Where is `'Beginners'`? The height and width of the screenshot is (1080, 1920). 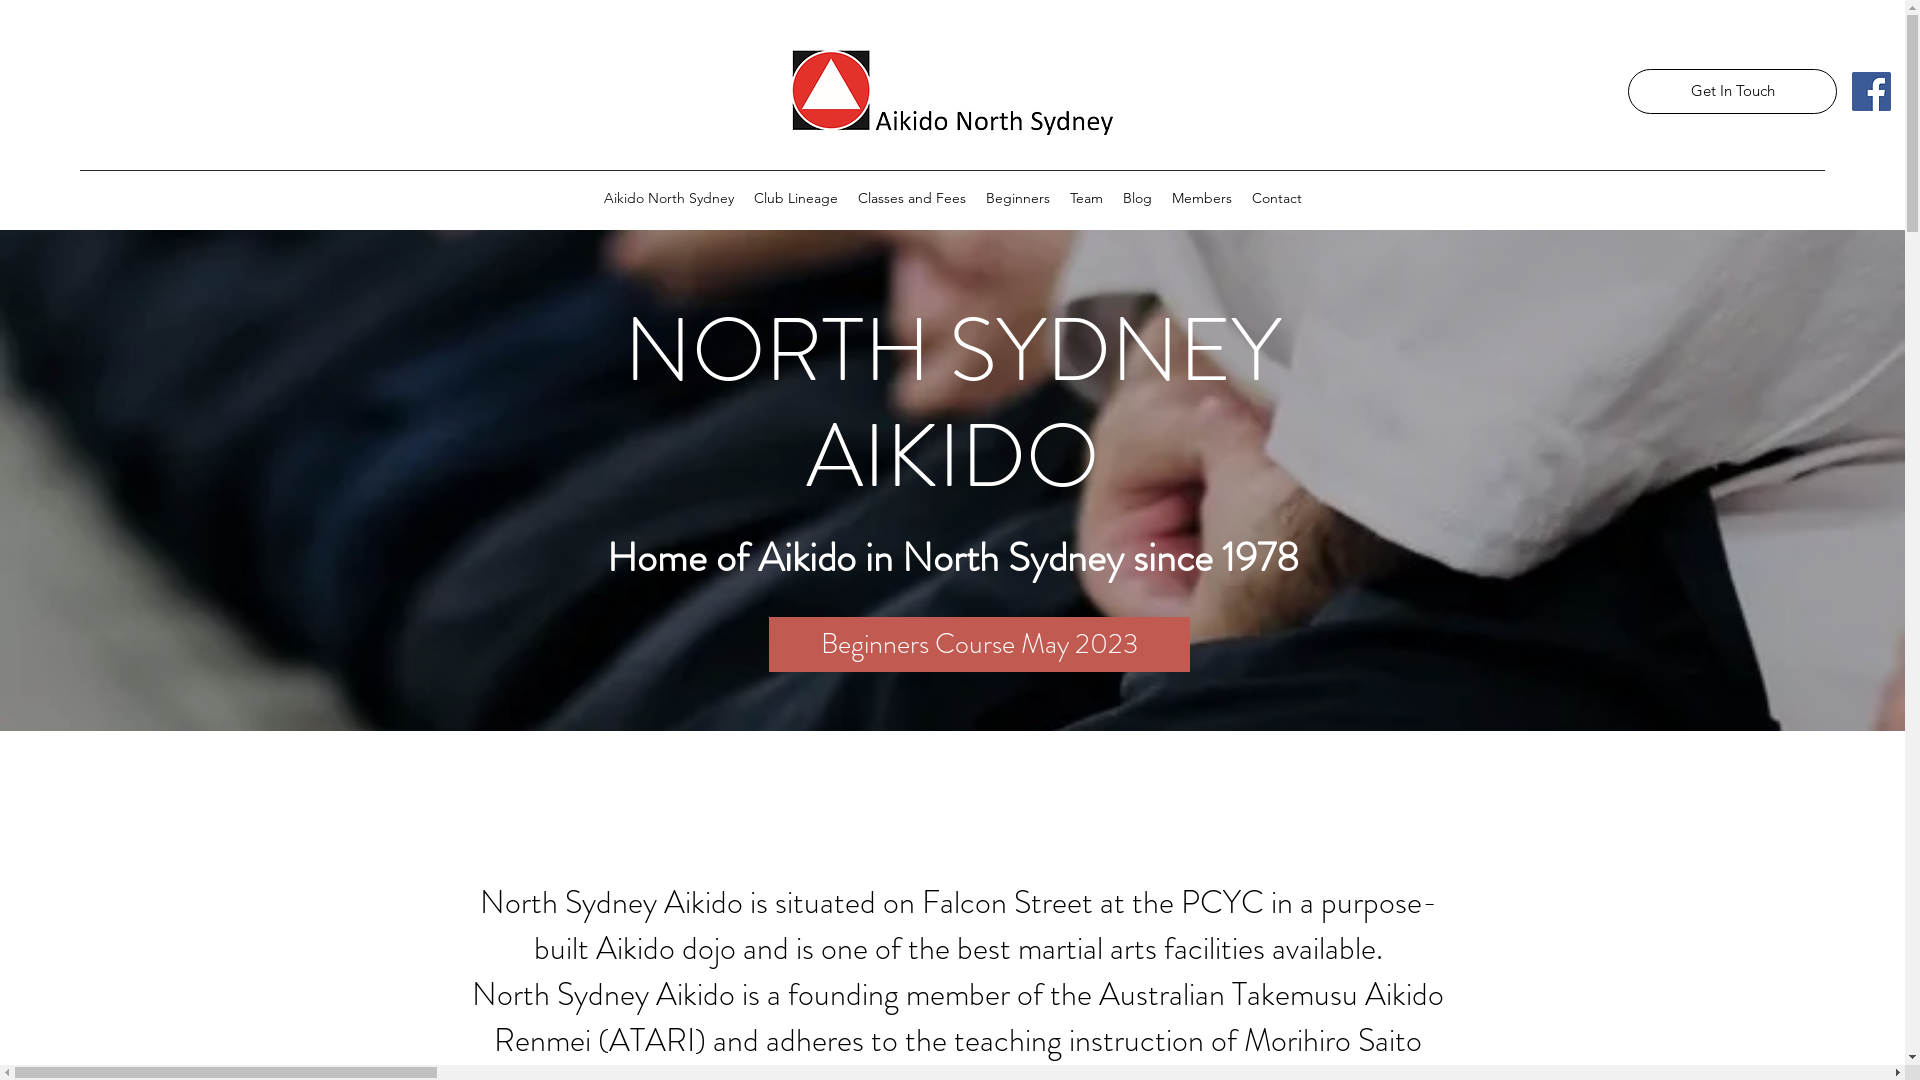
'Beginners' is located at coordinates (1017, 198).